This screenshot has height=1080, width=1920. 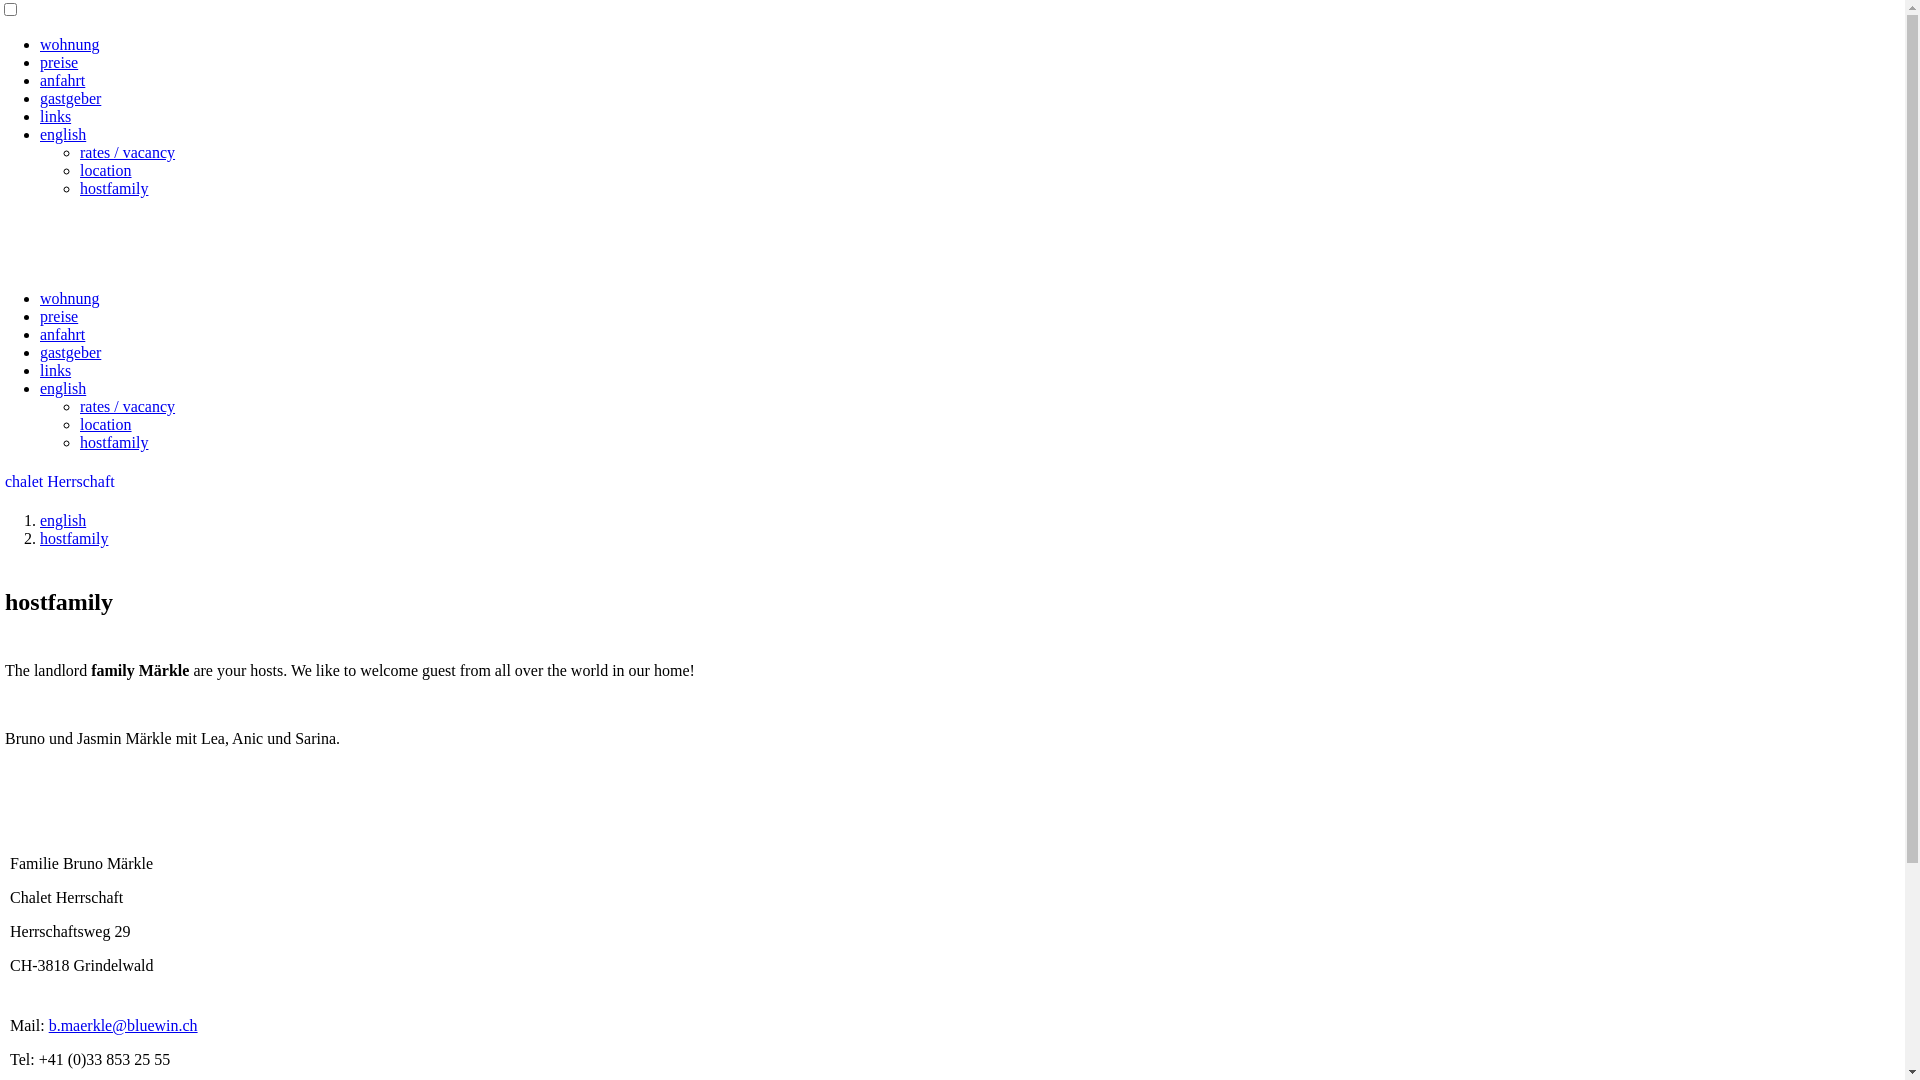 I want to click on 'location', so click(x=104, y=169).